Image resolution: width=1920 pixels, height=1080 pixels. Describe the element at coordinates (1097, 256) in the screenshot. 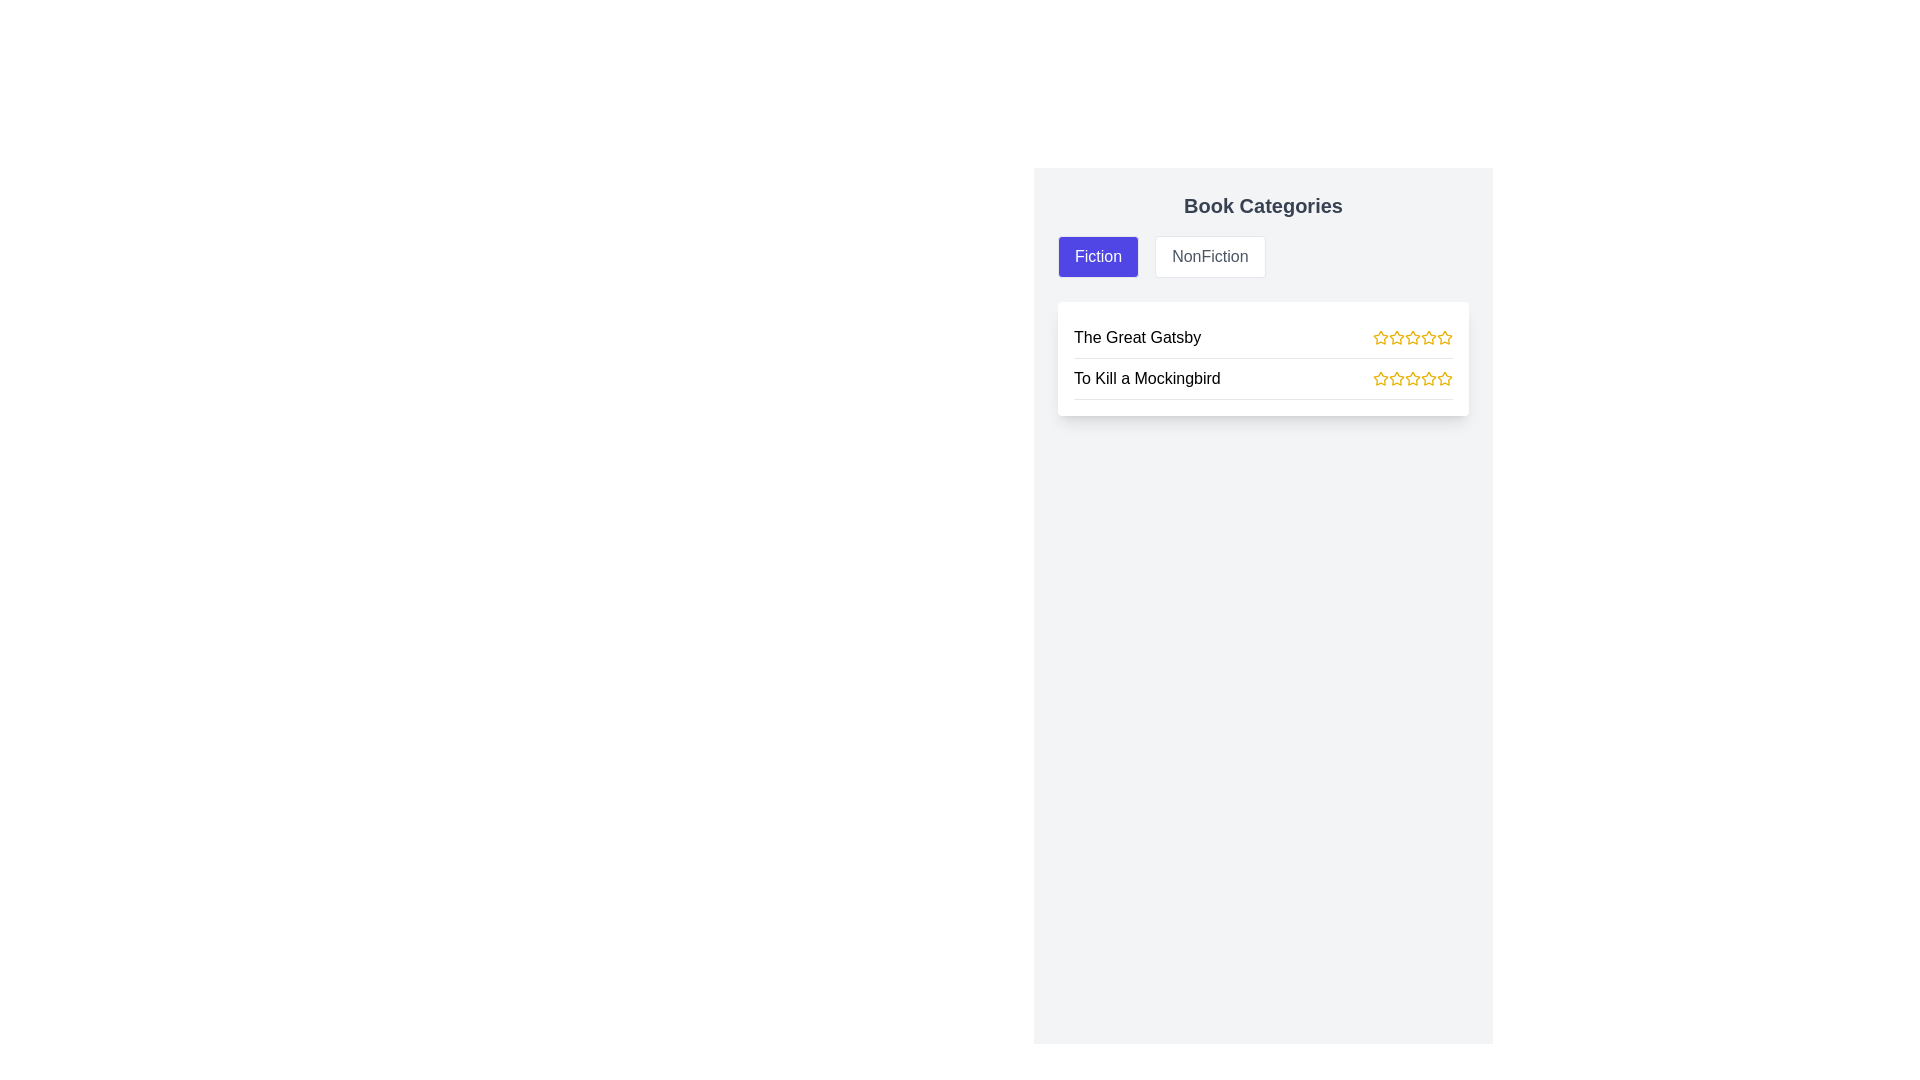

I see `the blue button labeled 'Fiction' with white text` at that location.